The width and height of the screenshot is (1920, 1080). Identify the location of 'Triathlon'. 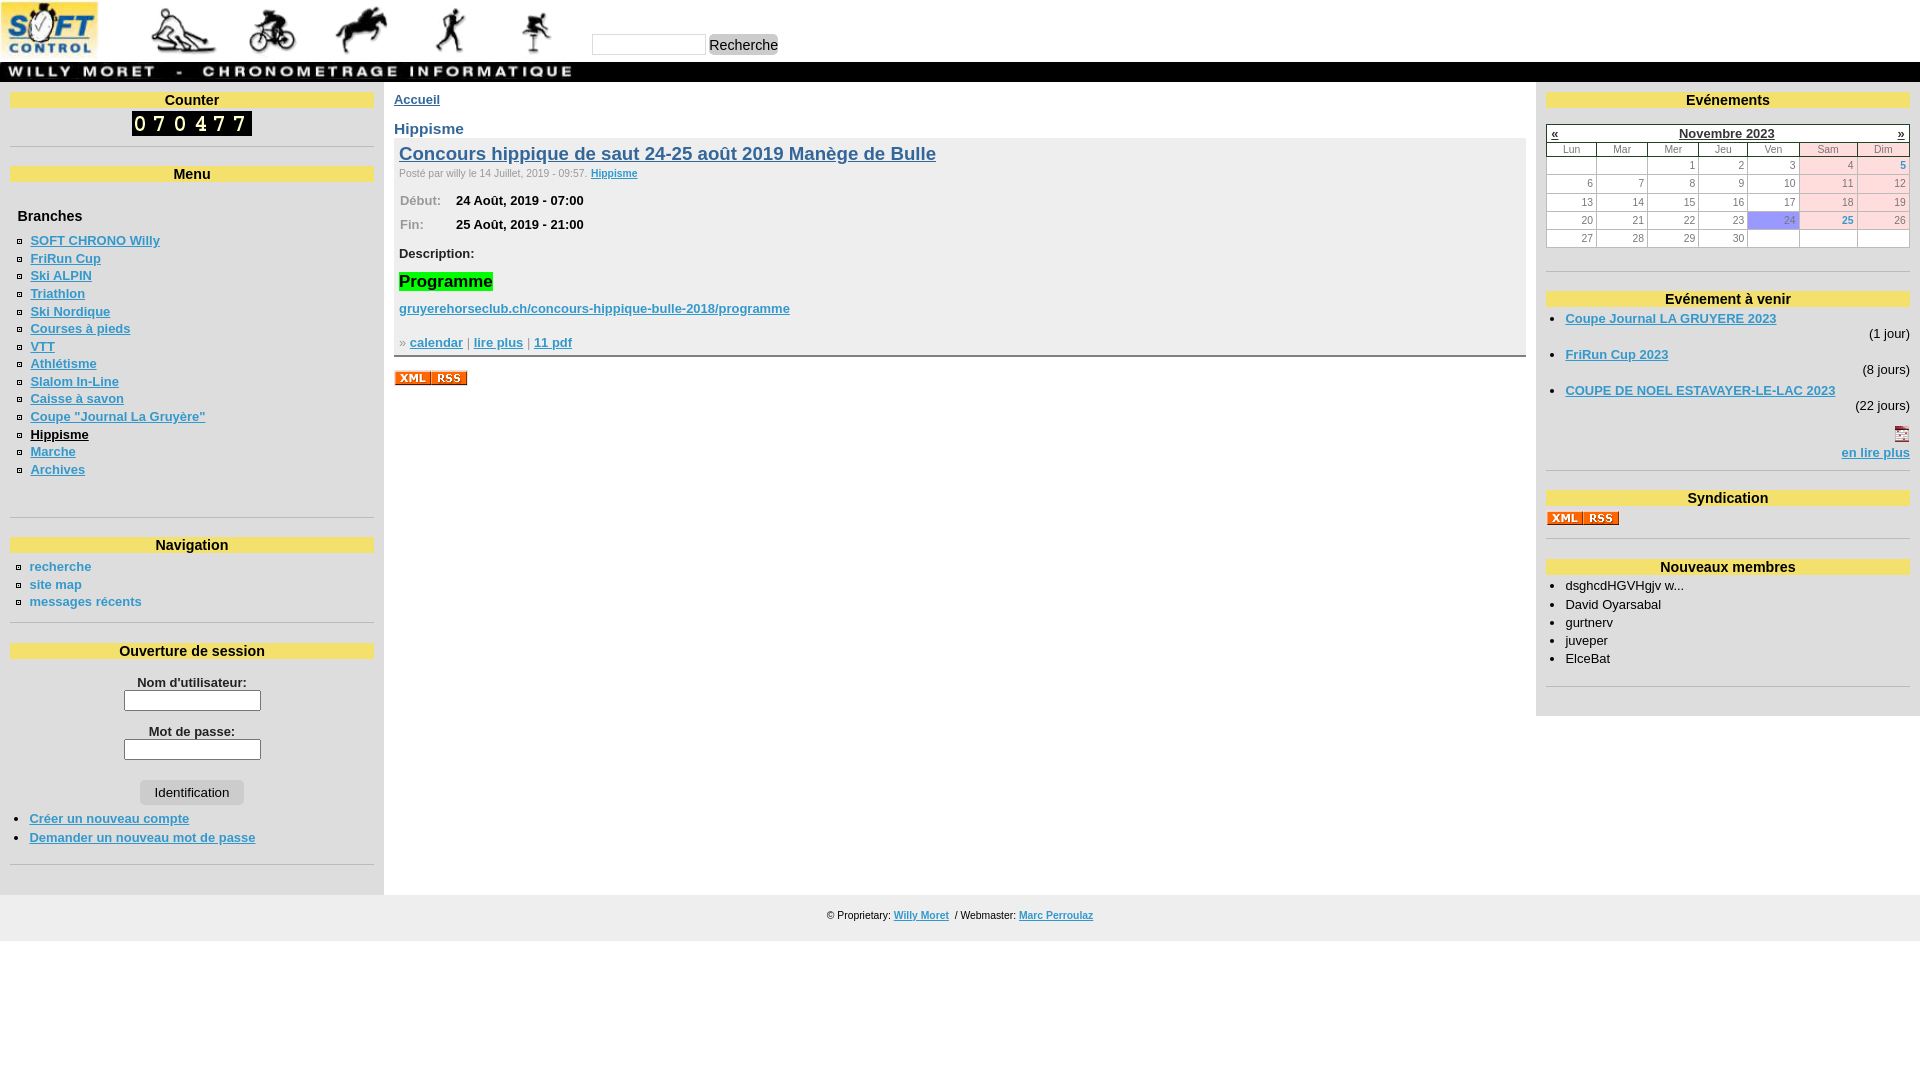
(57, 293).